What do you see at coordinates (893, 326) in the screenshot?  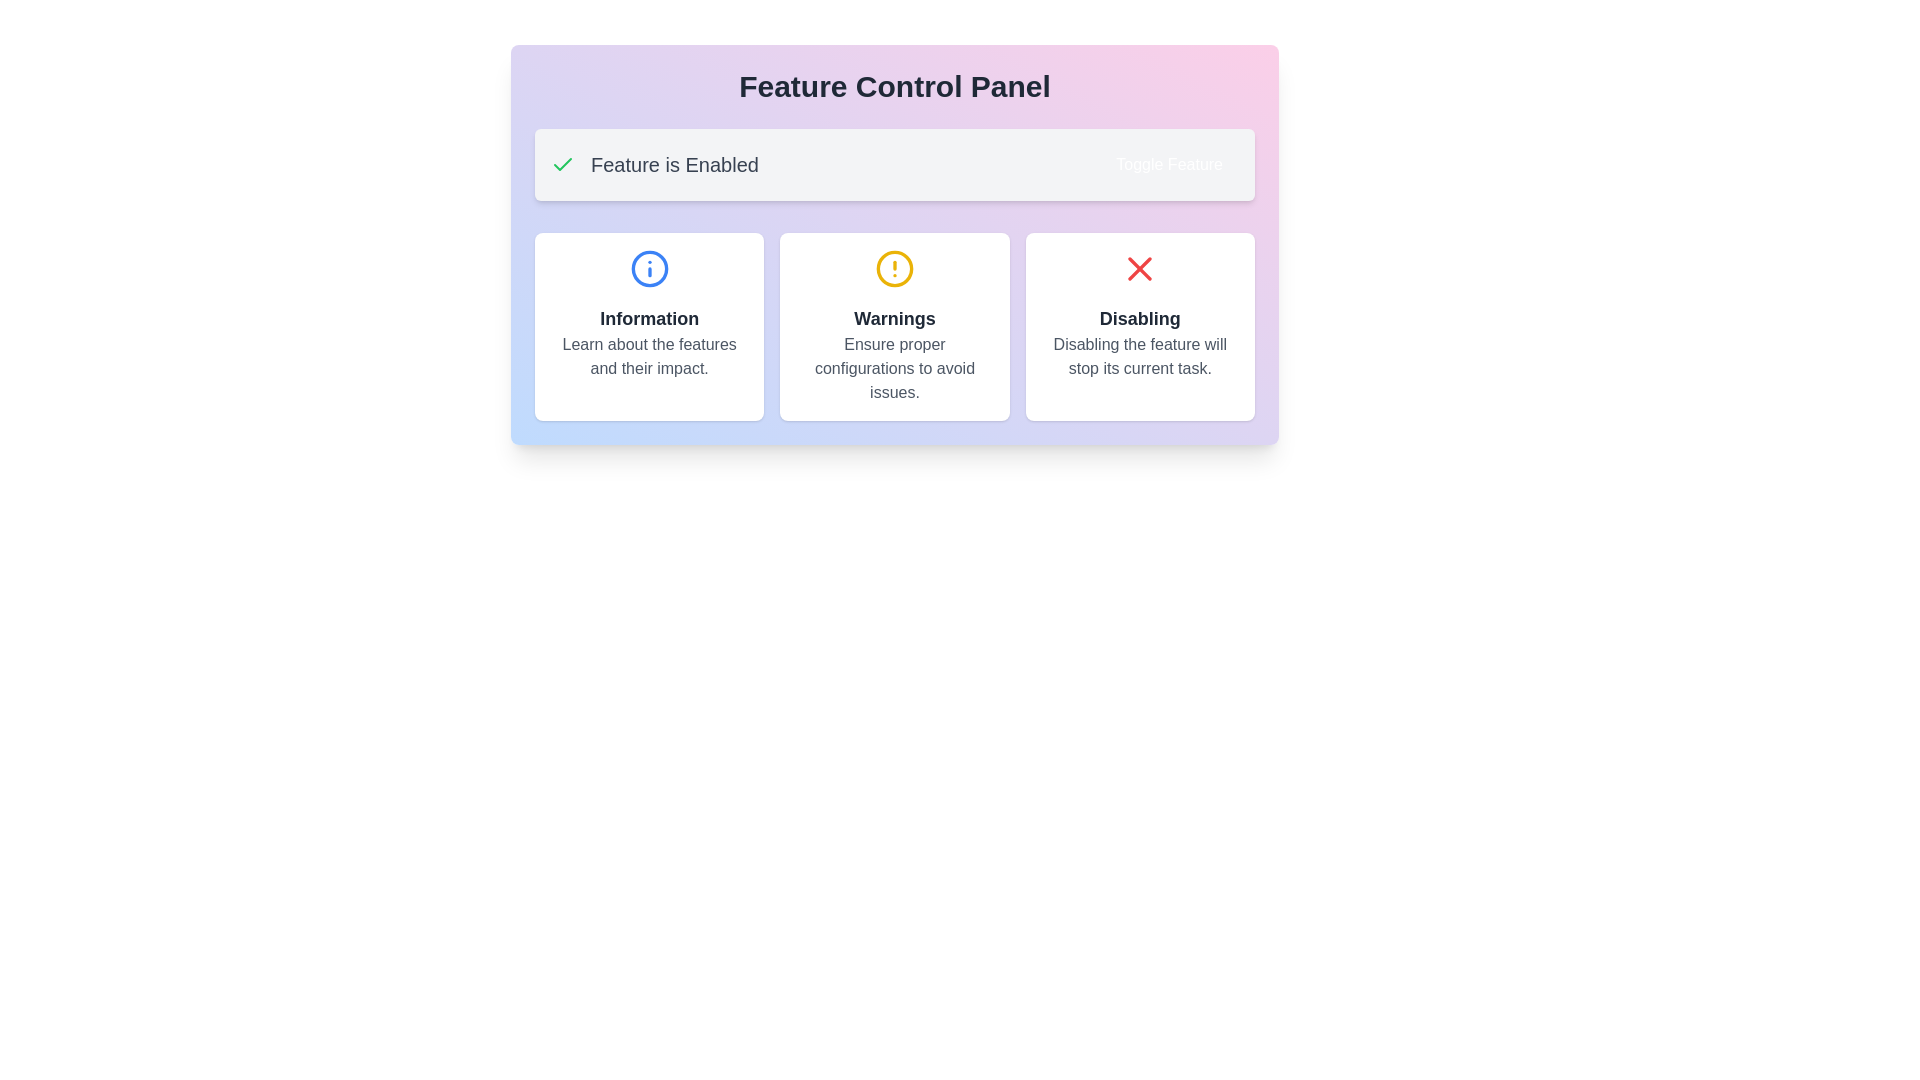 I see `the second informational card that provides warning information related to system configurations, located in the center column of a horizontal triplet layout` at bounding box center [893, 326].